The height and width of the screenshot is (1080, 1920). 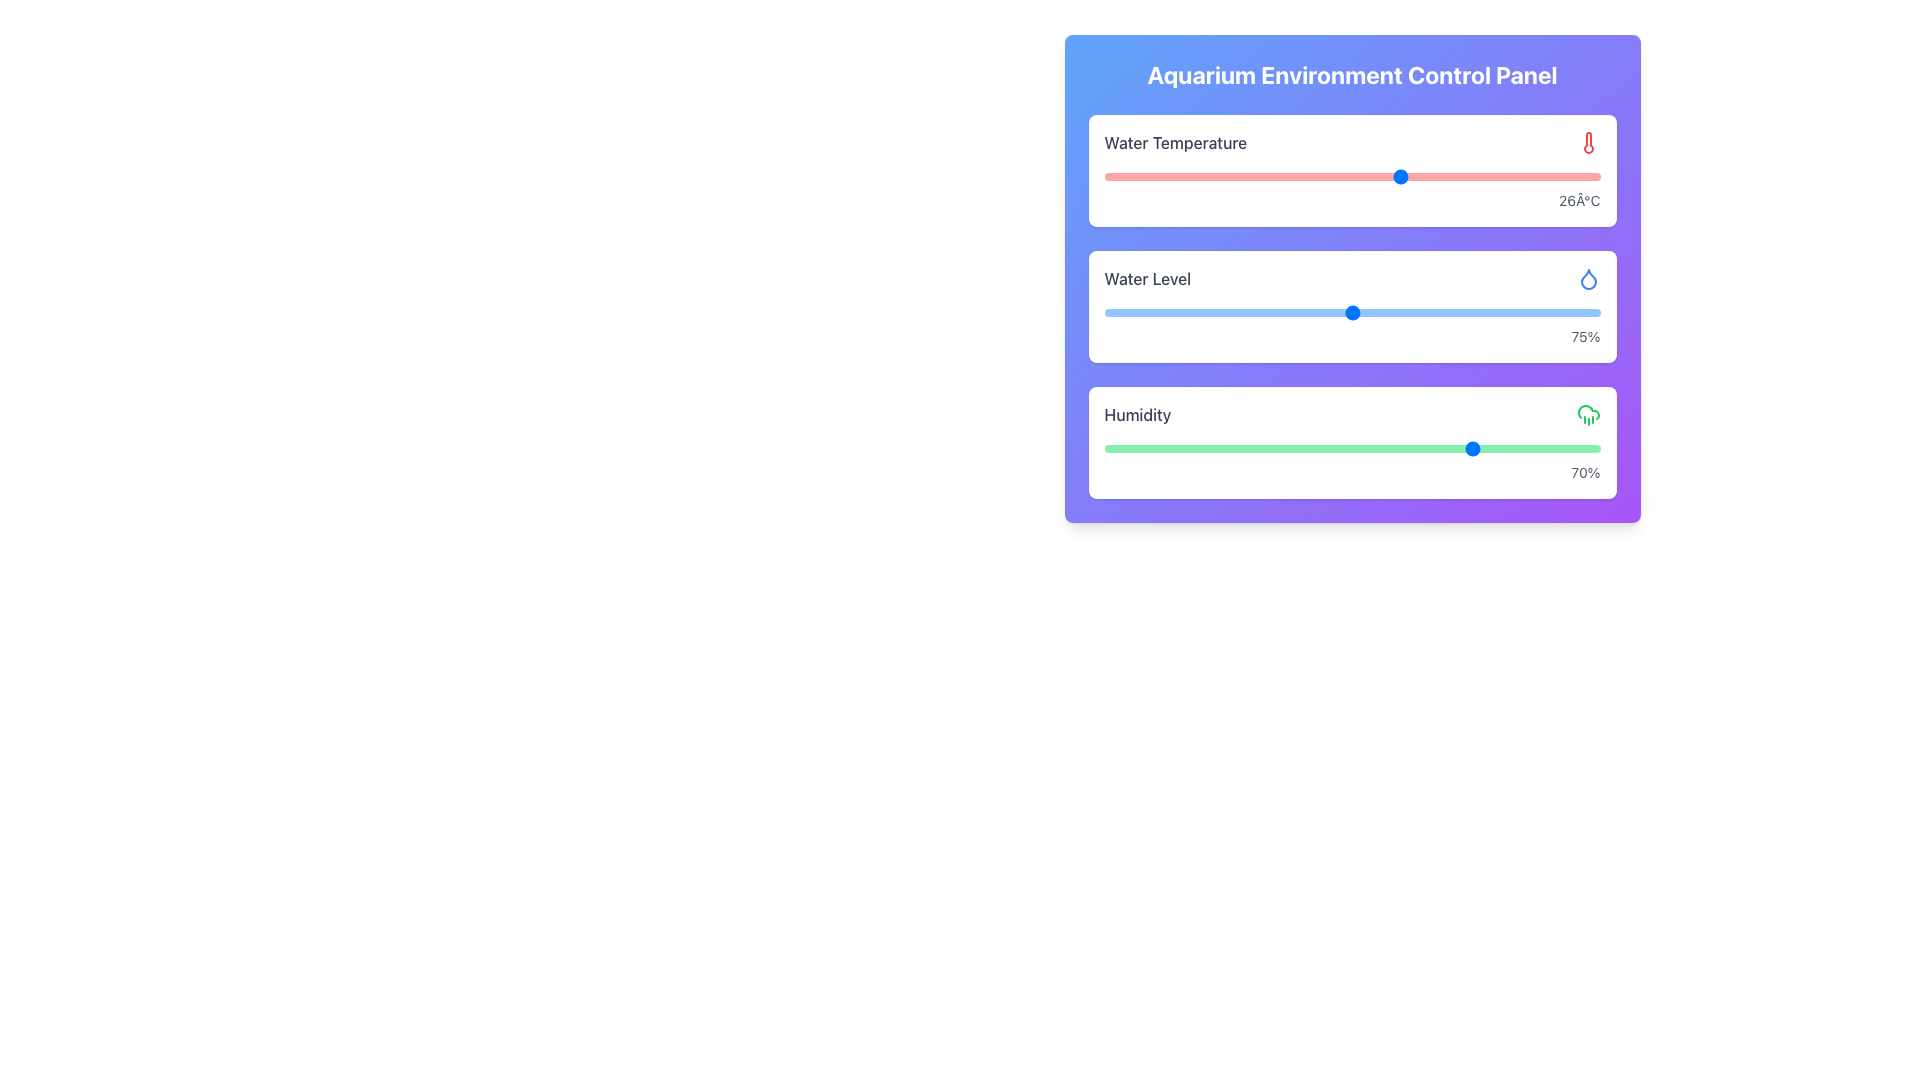 What do you see at coordinates (1154, 312) in the screenshot?
I see `water level` at bounding box center [1154, 312].